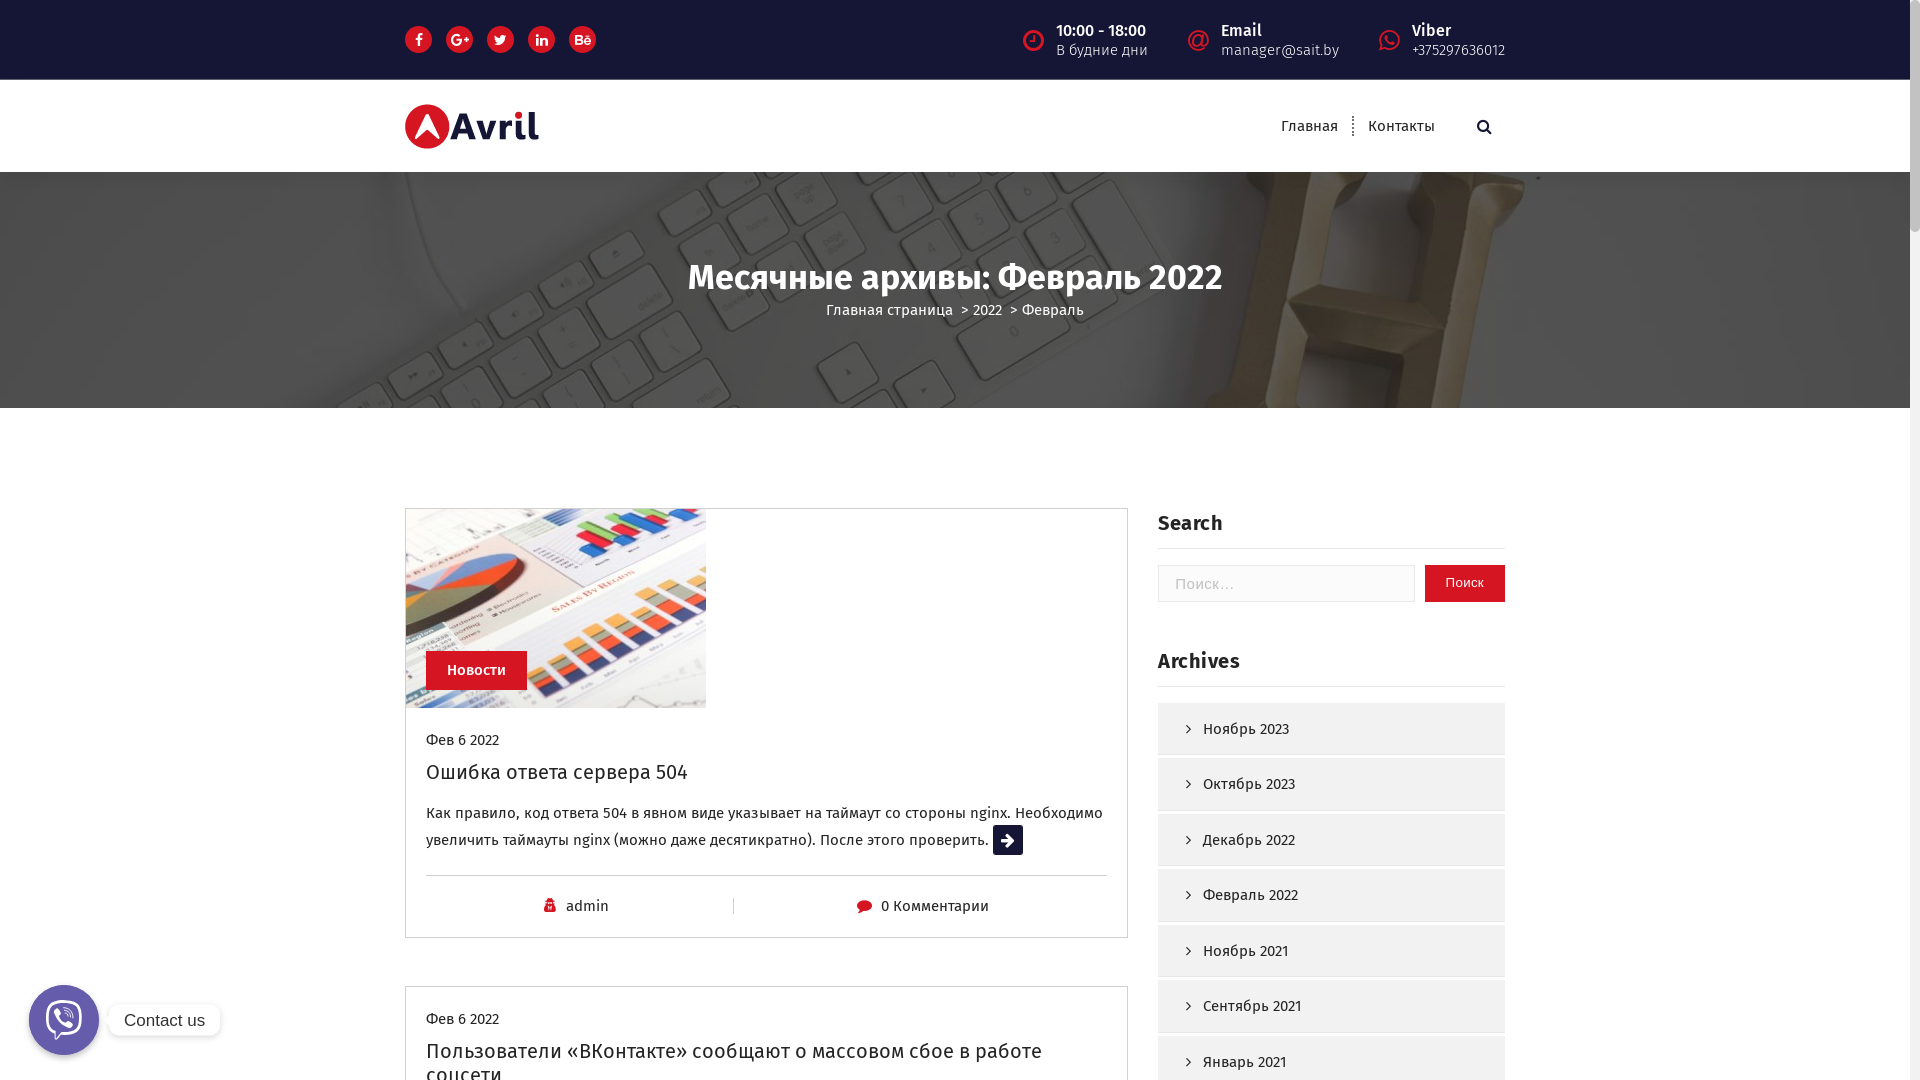  Describe the element at coordinates (63, 1019) in the screenshot. I see `'Contact us'` at that location.